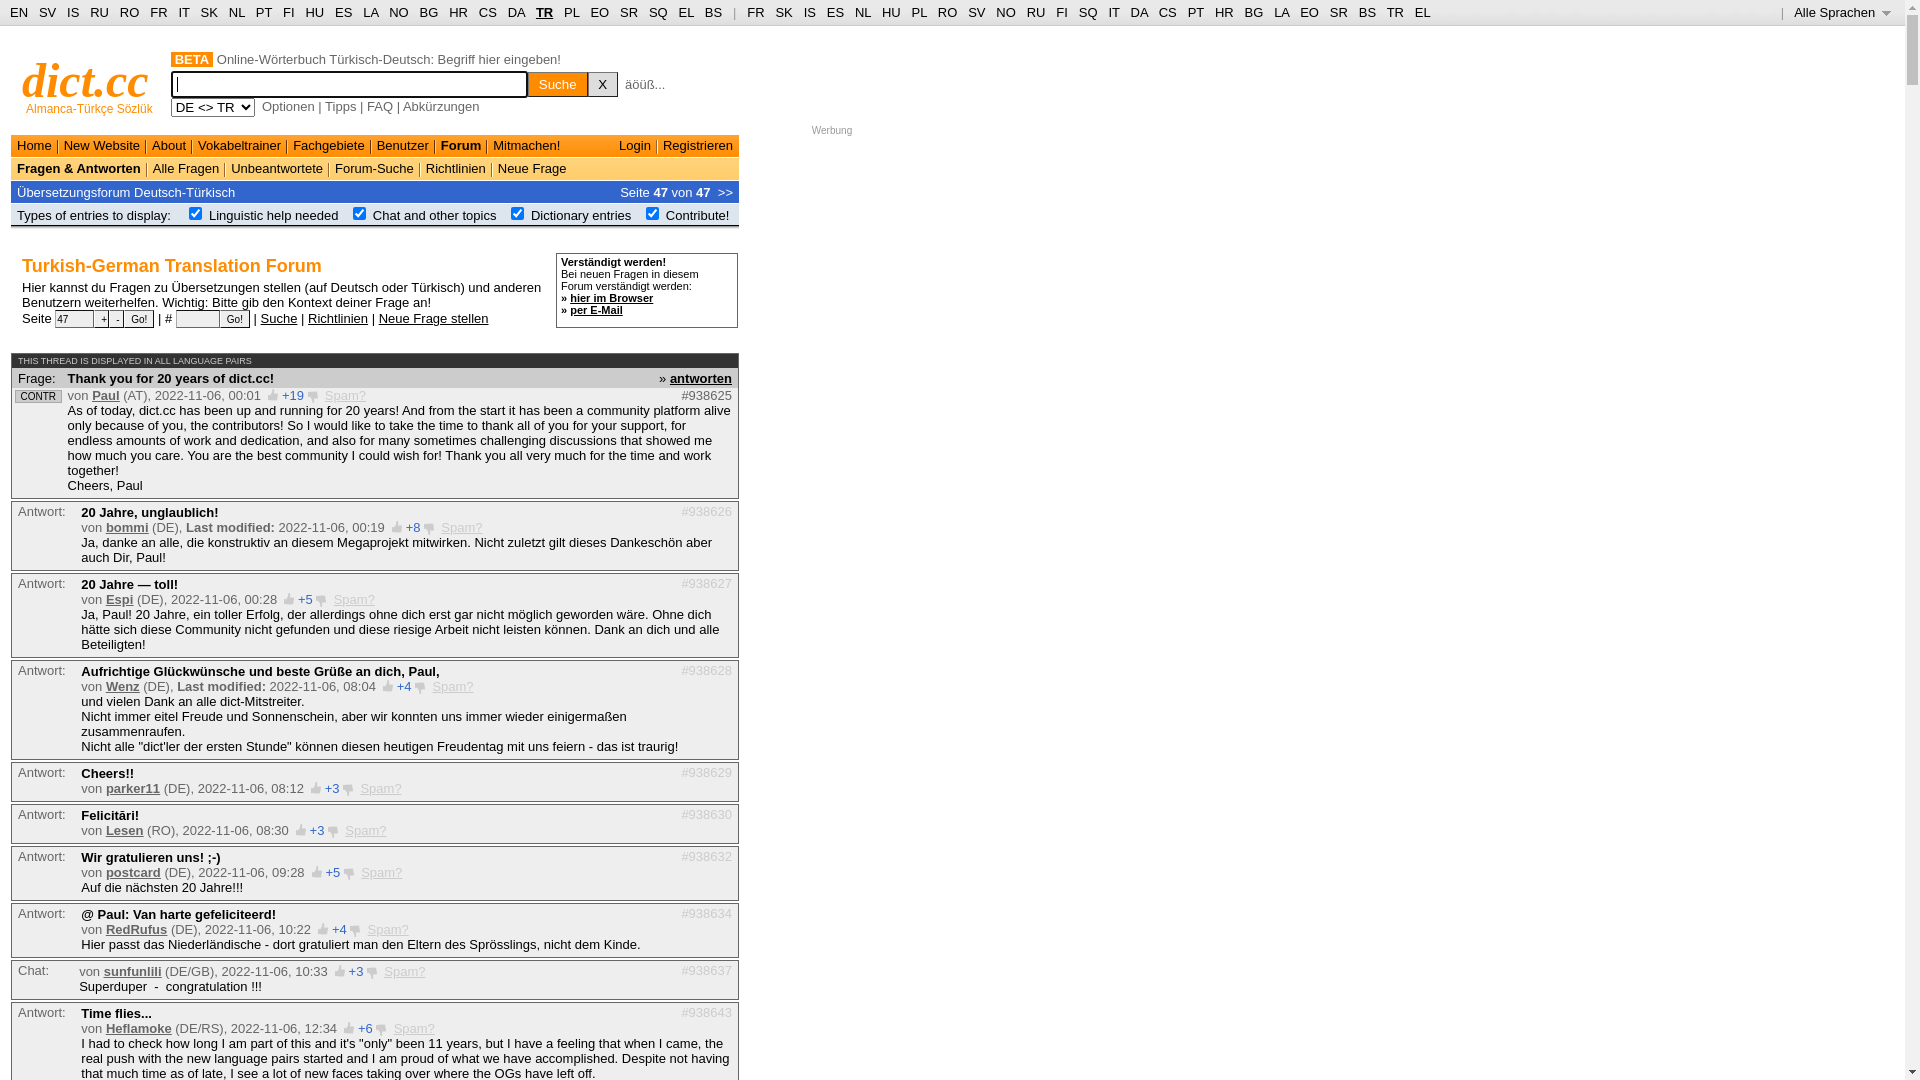 This screenshot has height=1080, width=1920. I want to click on 'Spam?', so click(381, 871).